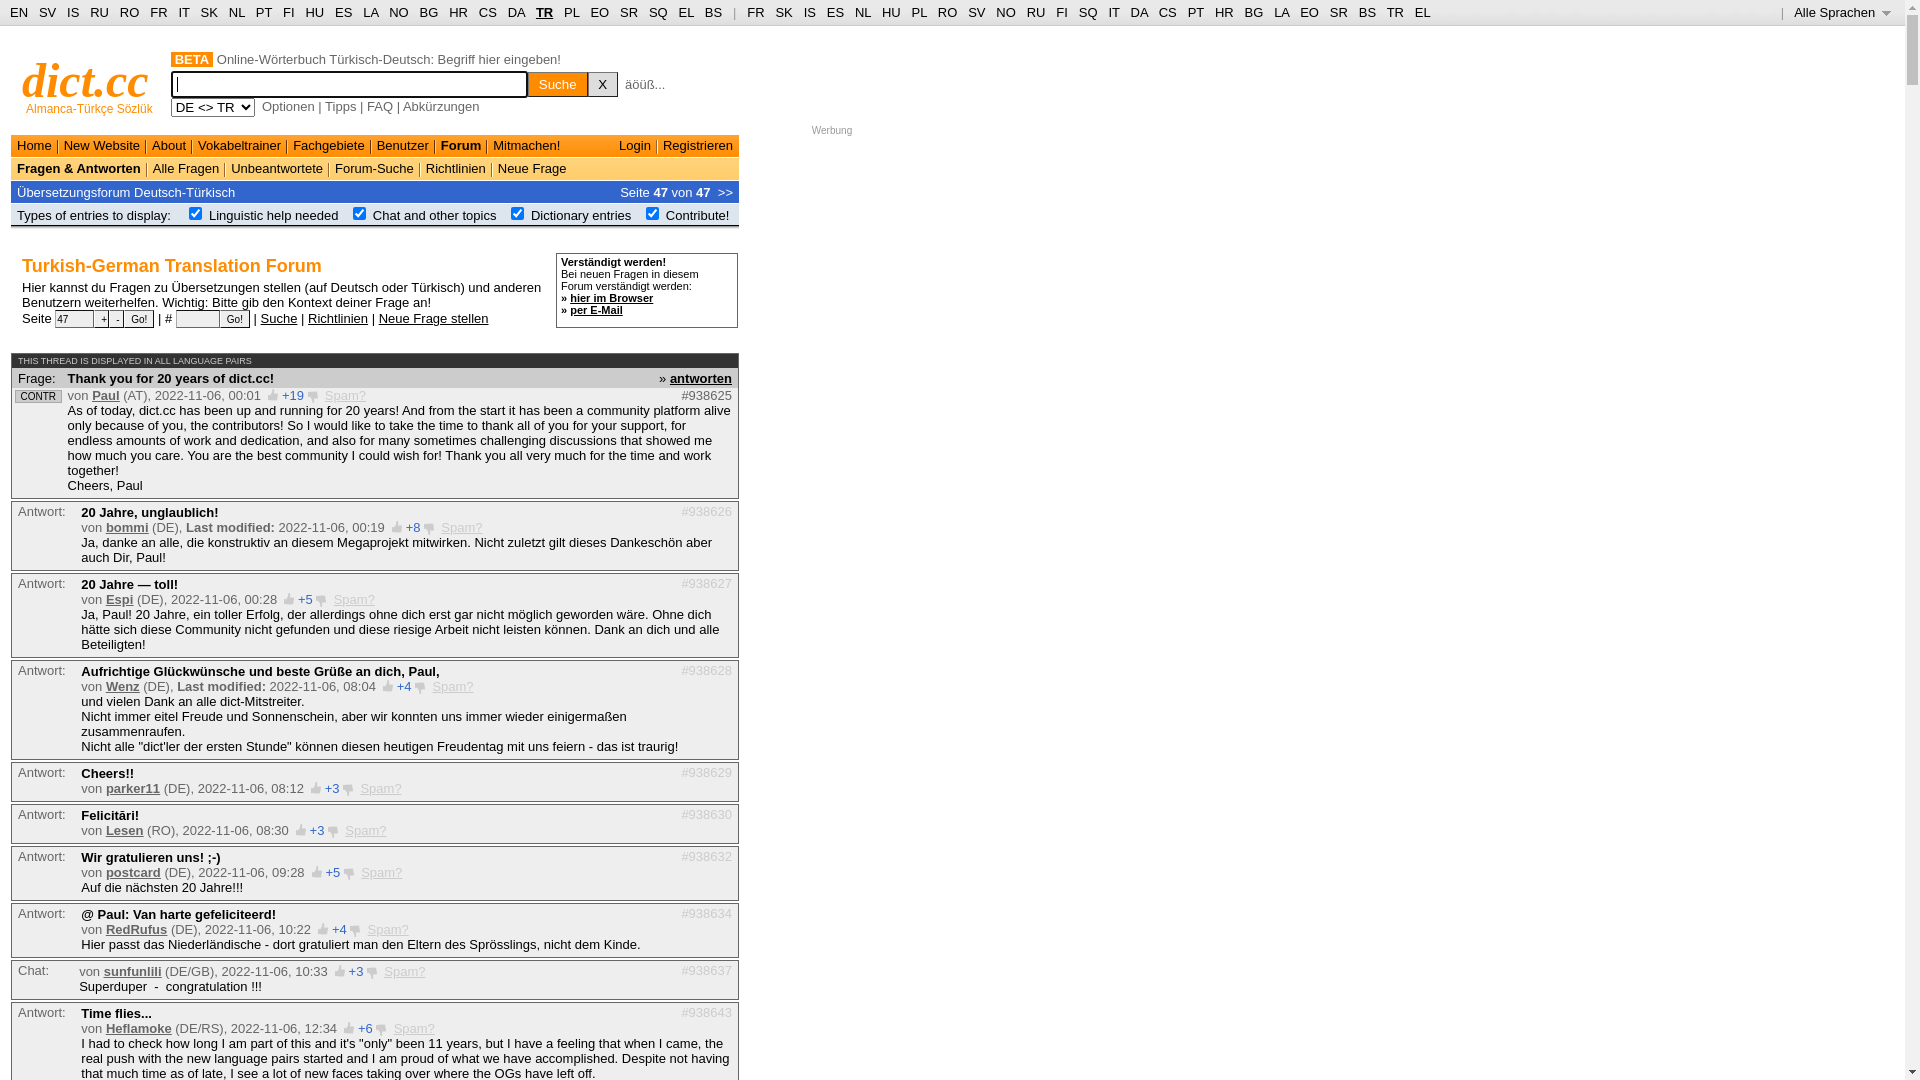 This screenshot has height=1080, width=1920. I want to click on 'Spam?', so click(381, 871).